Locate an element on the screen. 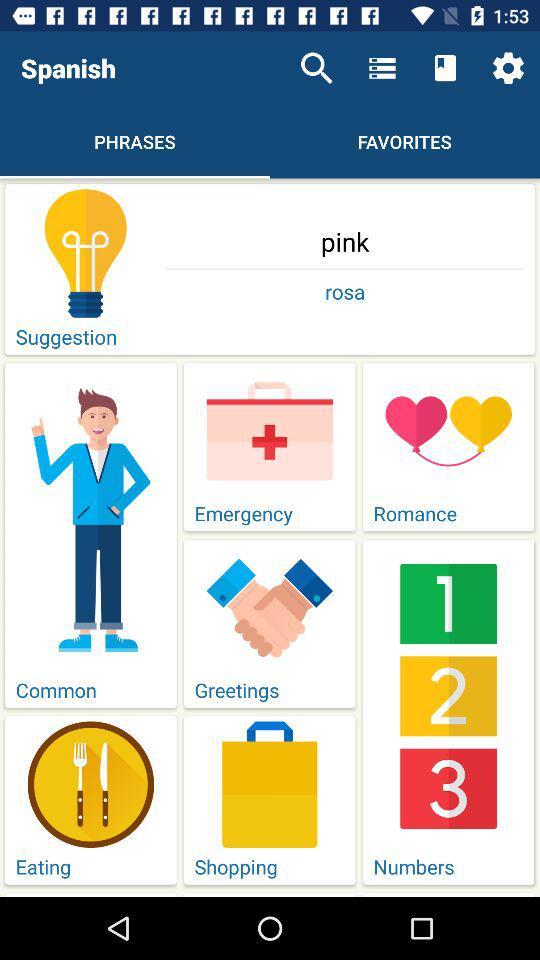  romance is located at coordinates (448, 447).